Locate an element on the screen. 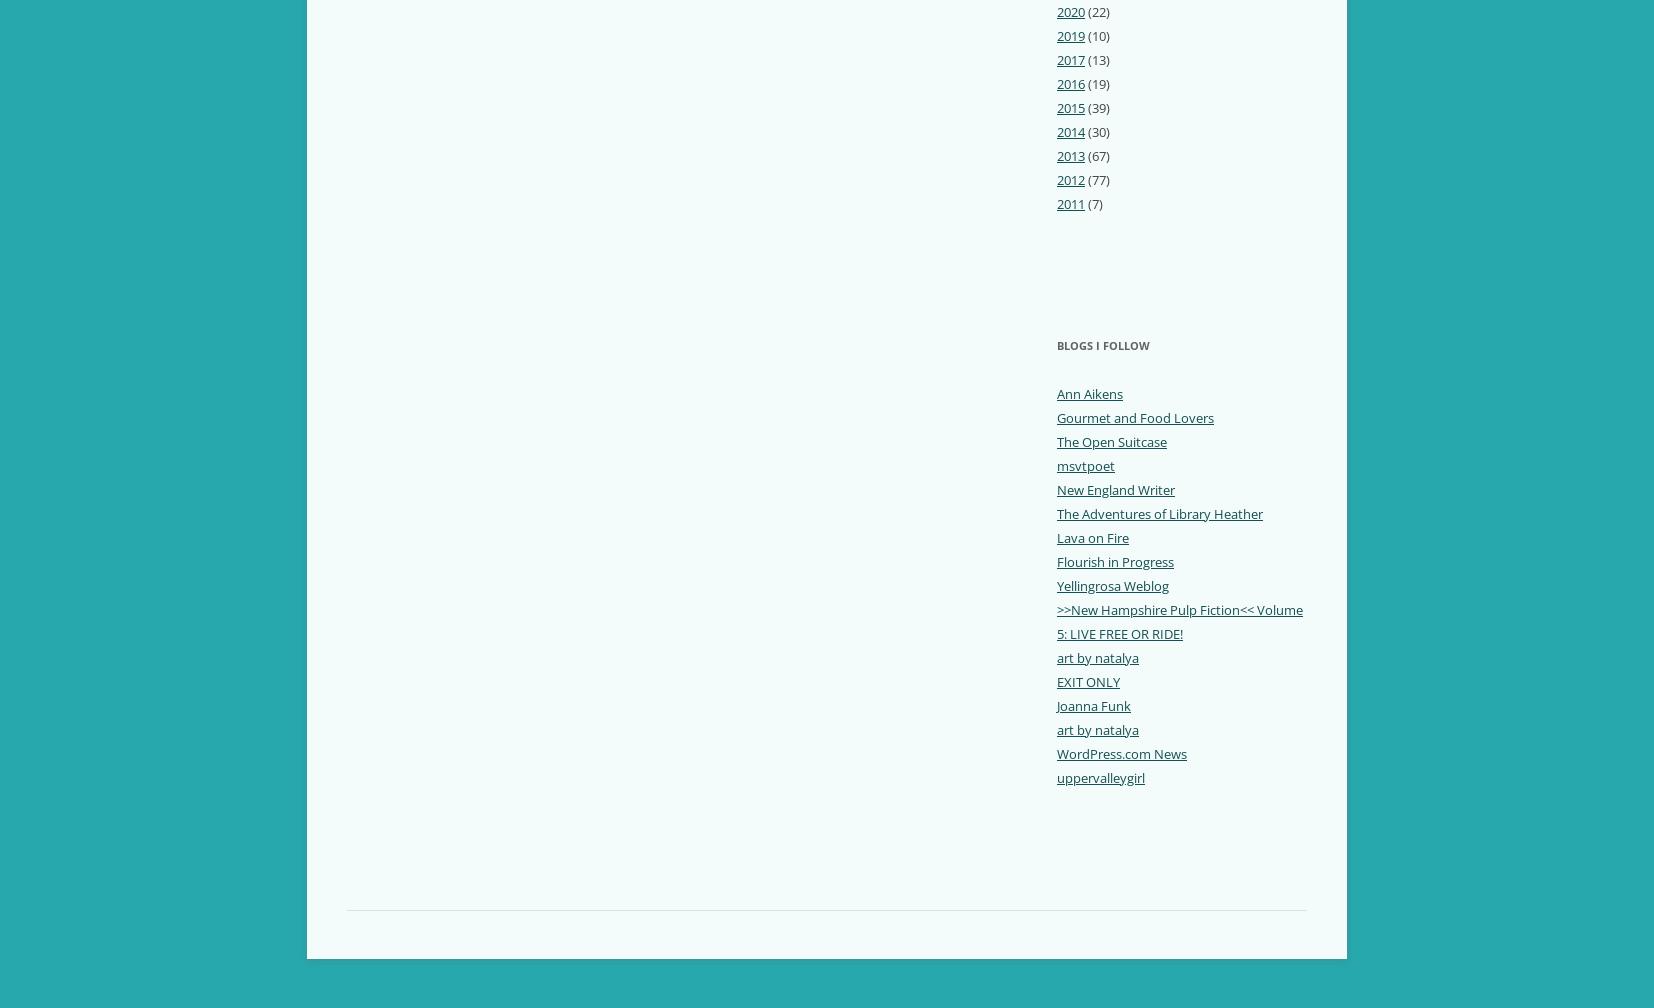 The height and width of the screenshot is (1008, 1654). '(19)' is located at coordinates (1096, 82).